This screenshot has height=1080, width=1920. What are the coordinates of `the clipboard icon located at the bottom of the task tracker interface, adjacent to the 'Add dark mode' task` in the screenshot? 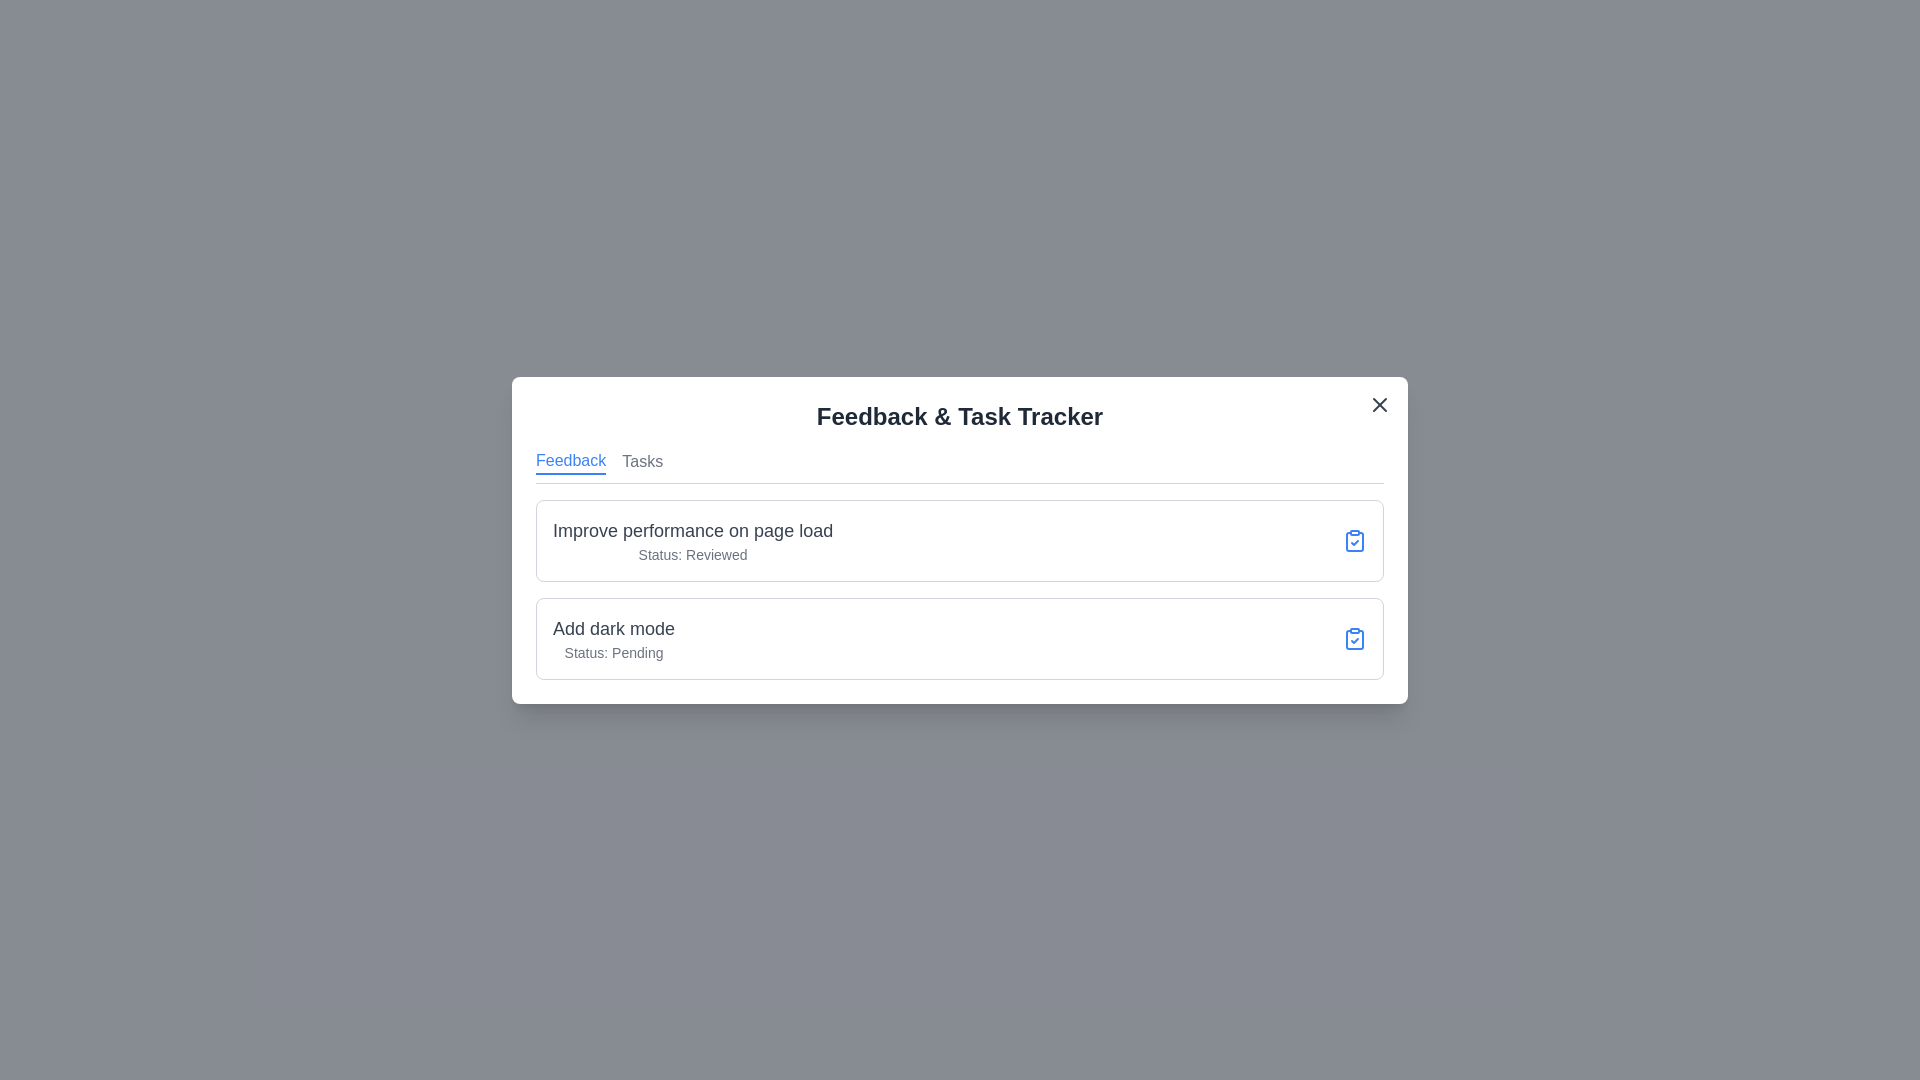 It's located at (1354, 639).